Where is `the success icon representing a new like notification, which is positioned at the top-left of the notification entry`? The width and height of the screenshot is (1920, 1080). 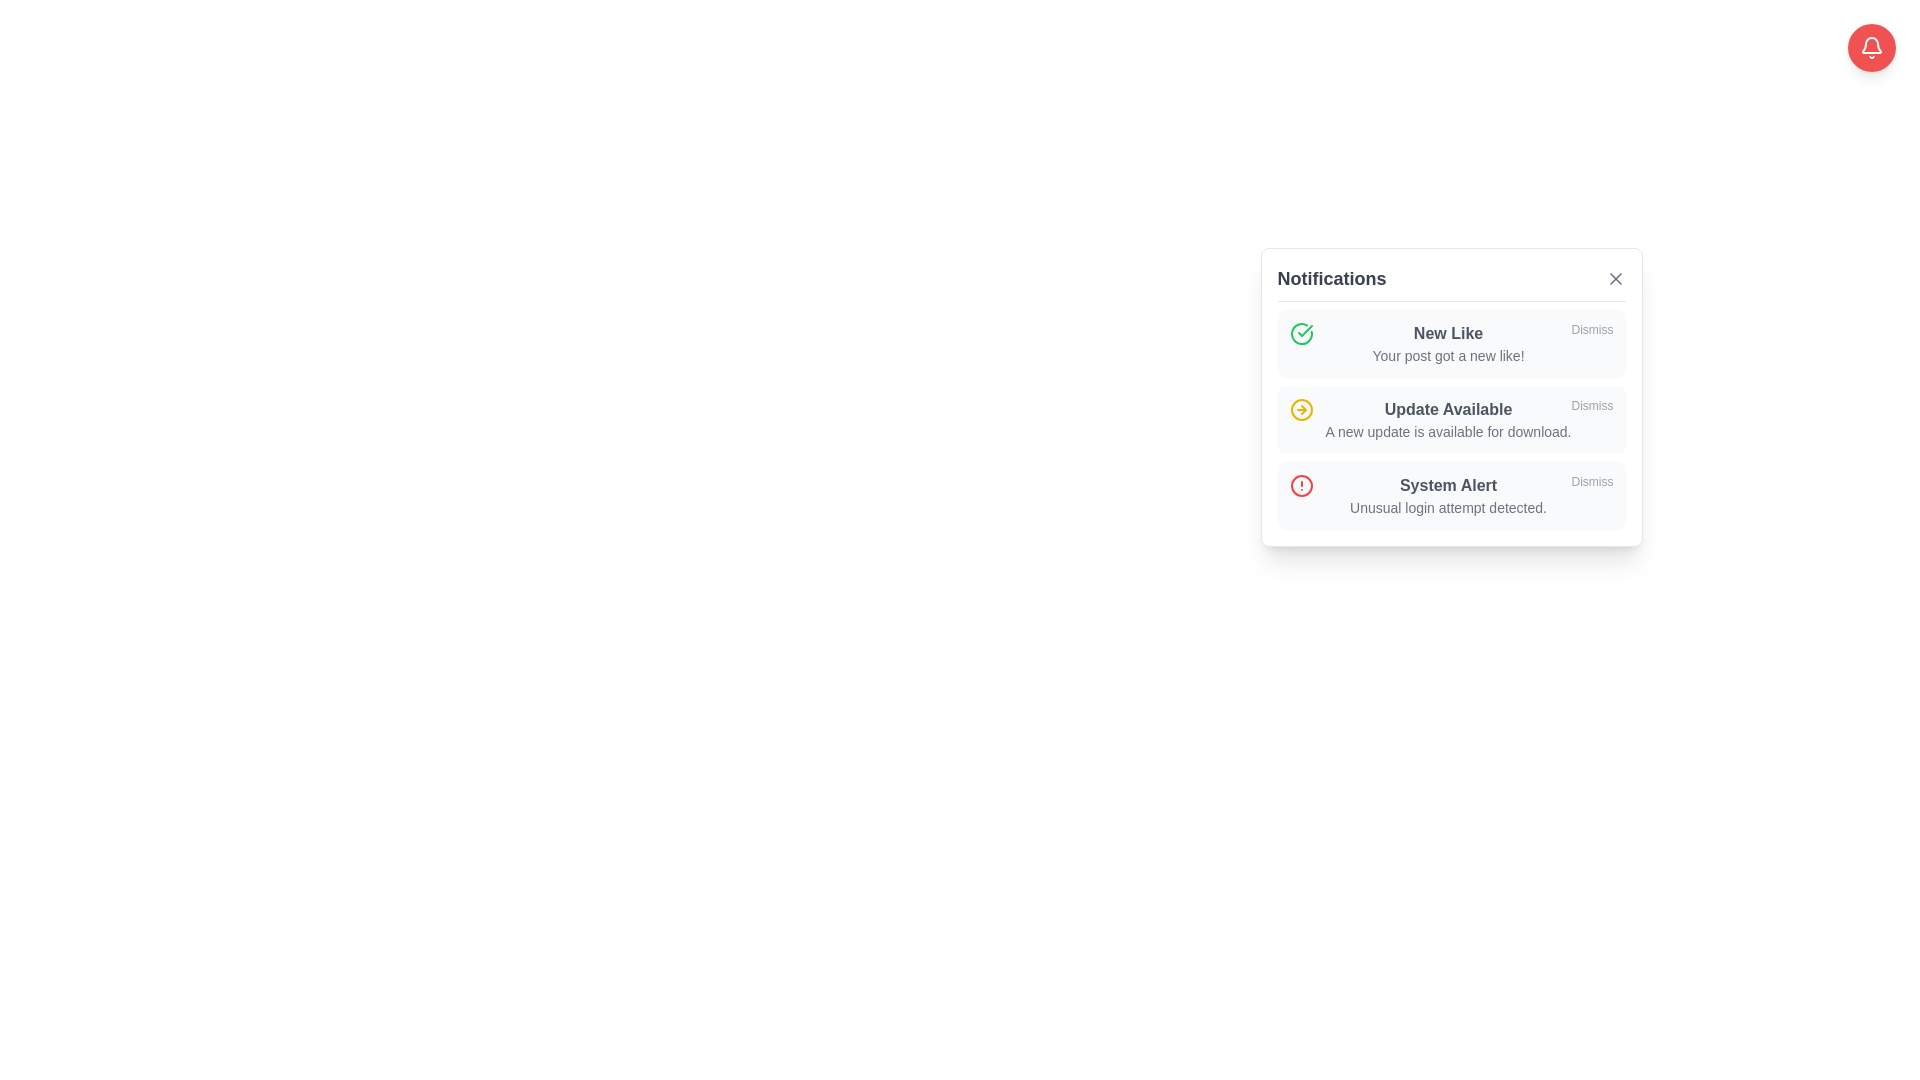 the success icon representing a new like notification, which is positioned at the top-left of the notification entry is located at coordinates (1300, 333).